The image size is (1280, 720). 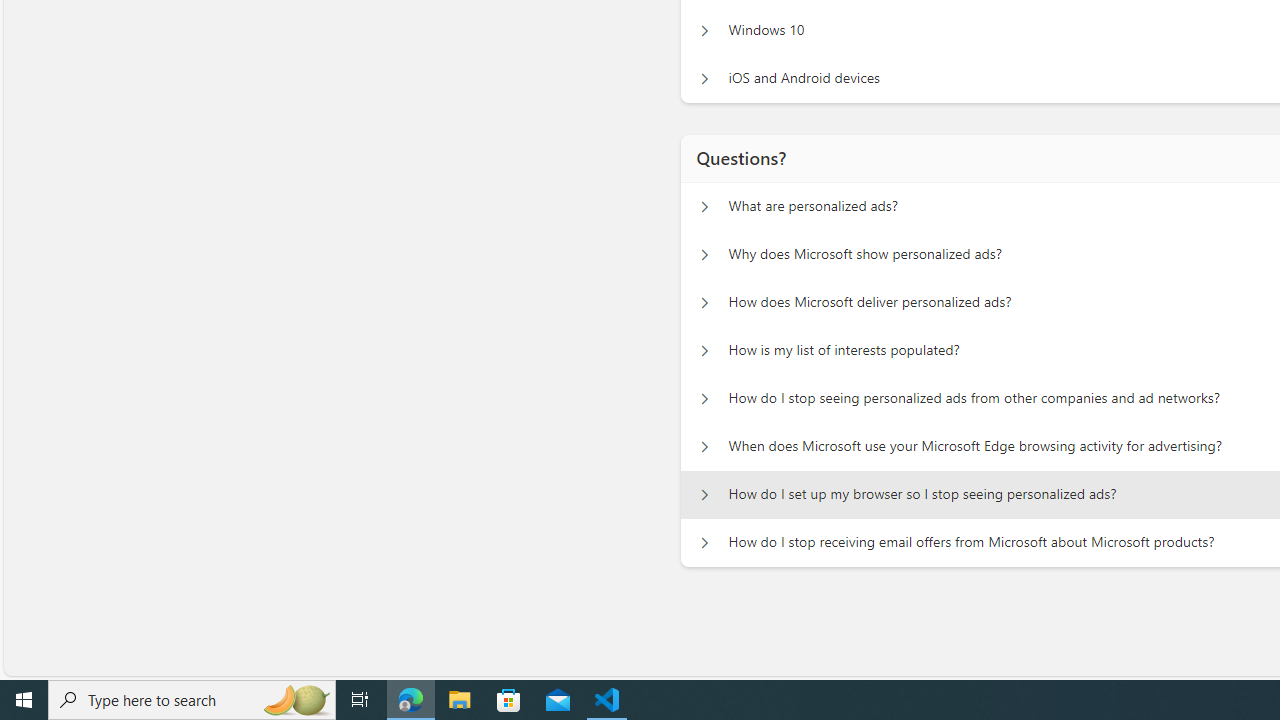 What do you see at coordinates (704, 30) in the screenshot?
I see `'Manage personalized ads on your device Windows 10'` at bounding box center [704, 30].